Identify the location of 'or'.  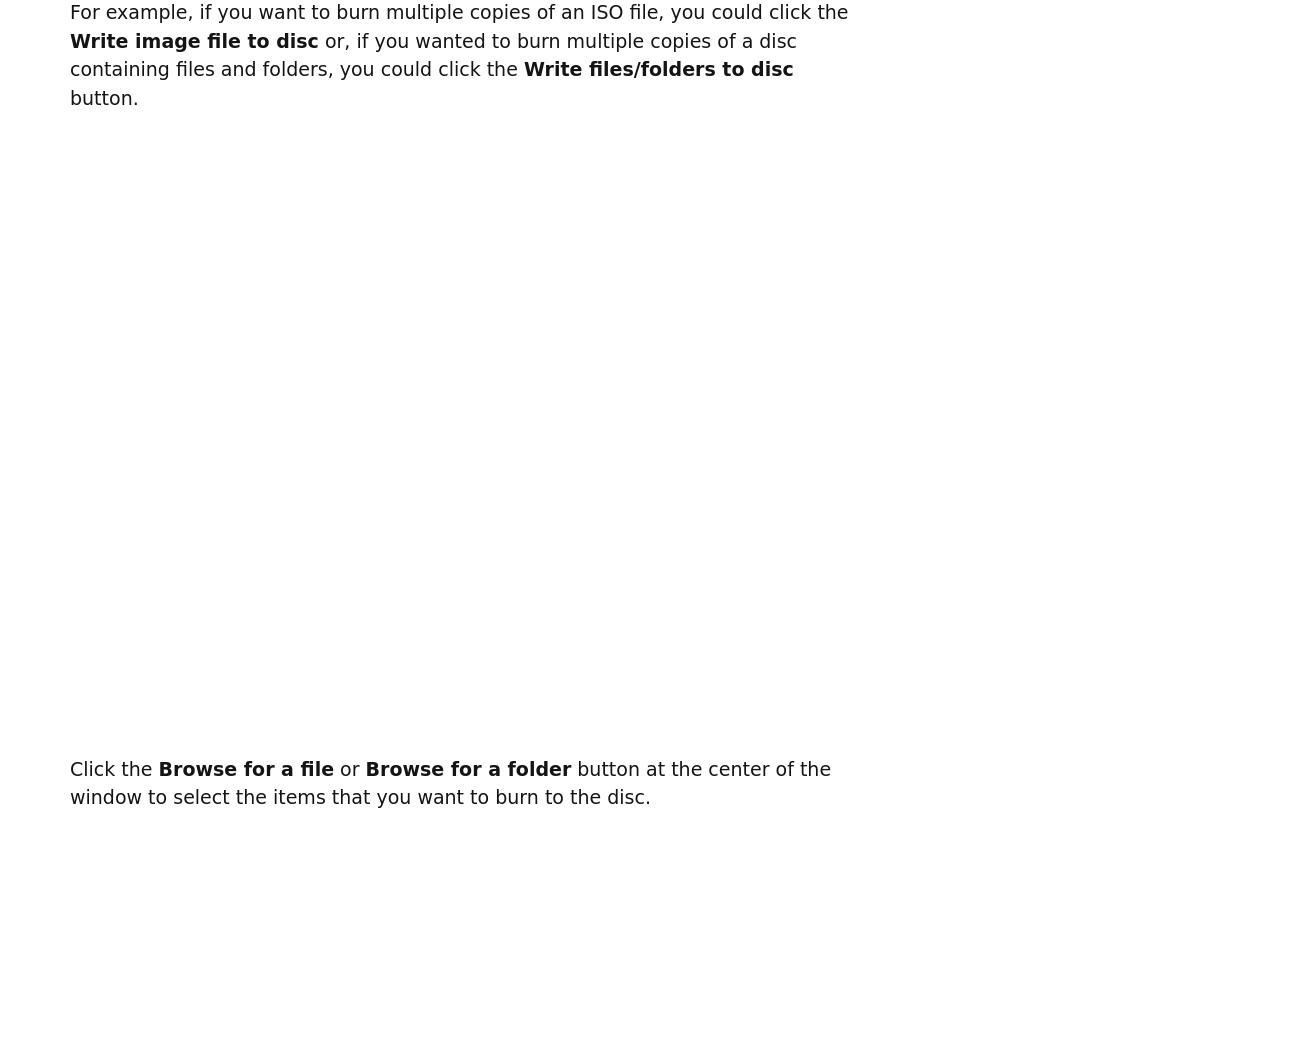
(348, 767).